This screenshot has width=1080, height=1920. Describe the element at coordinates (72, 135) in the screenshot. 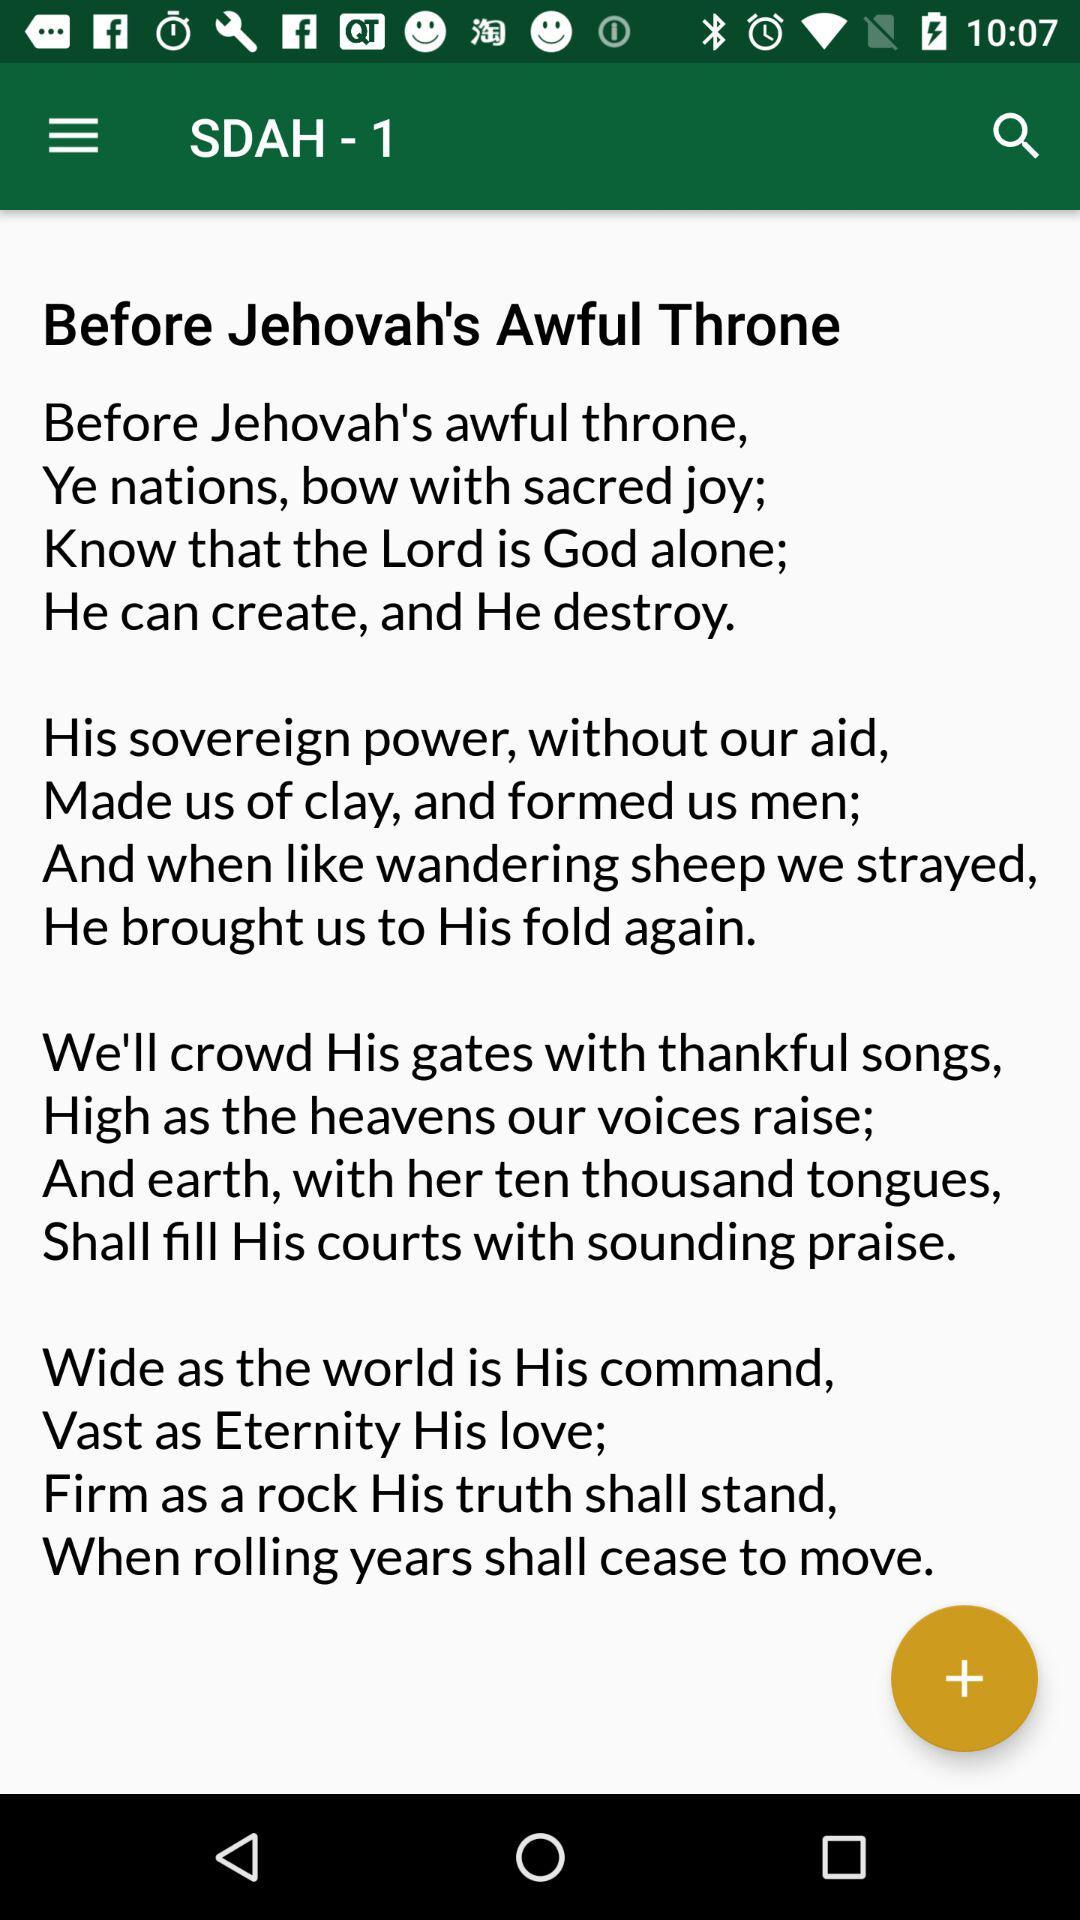

I see `the item to the left of the sdah - 1 item` at that location.